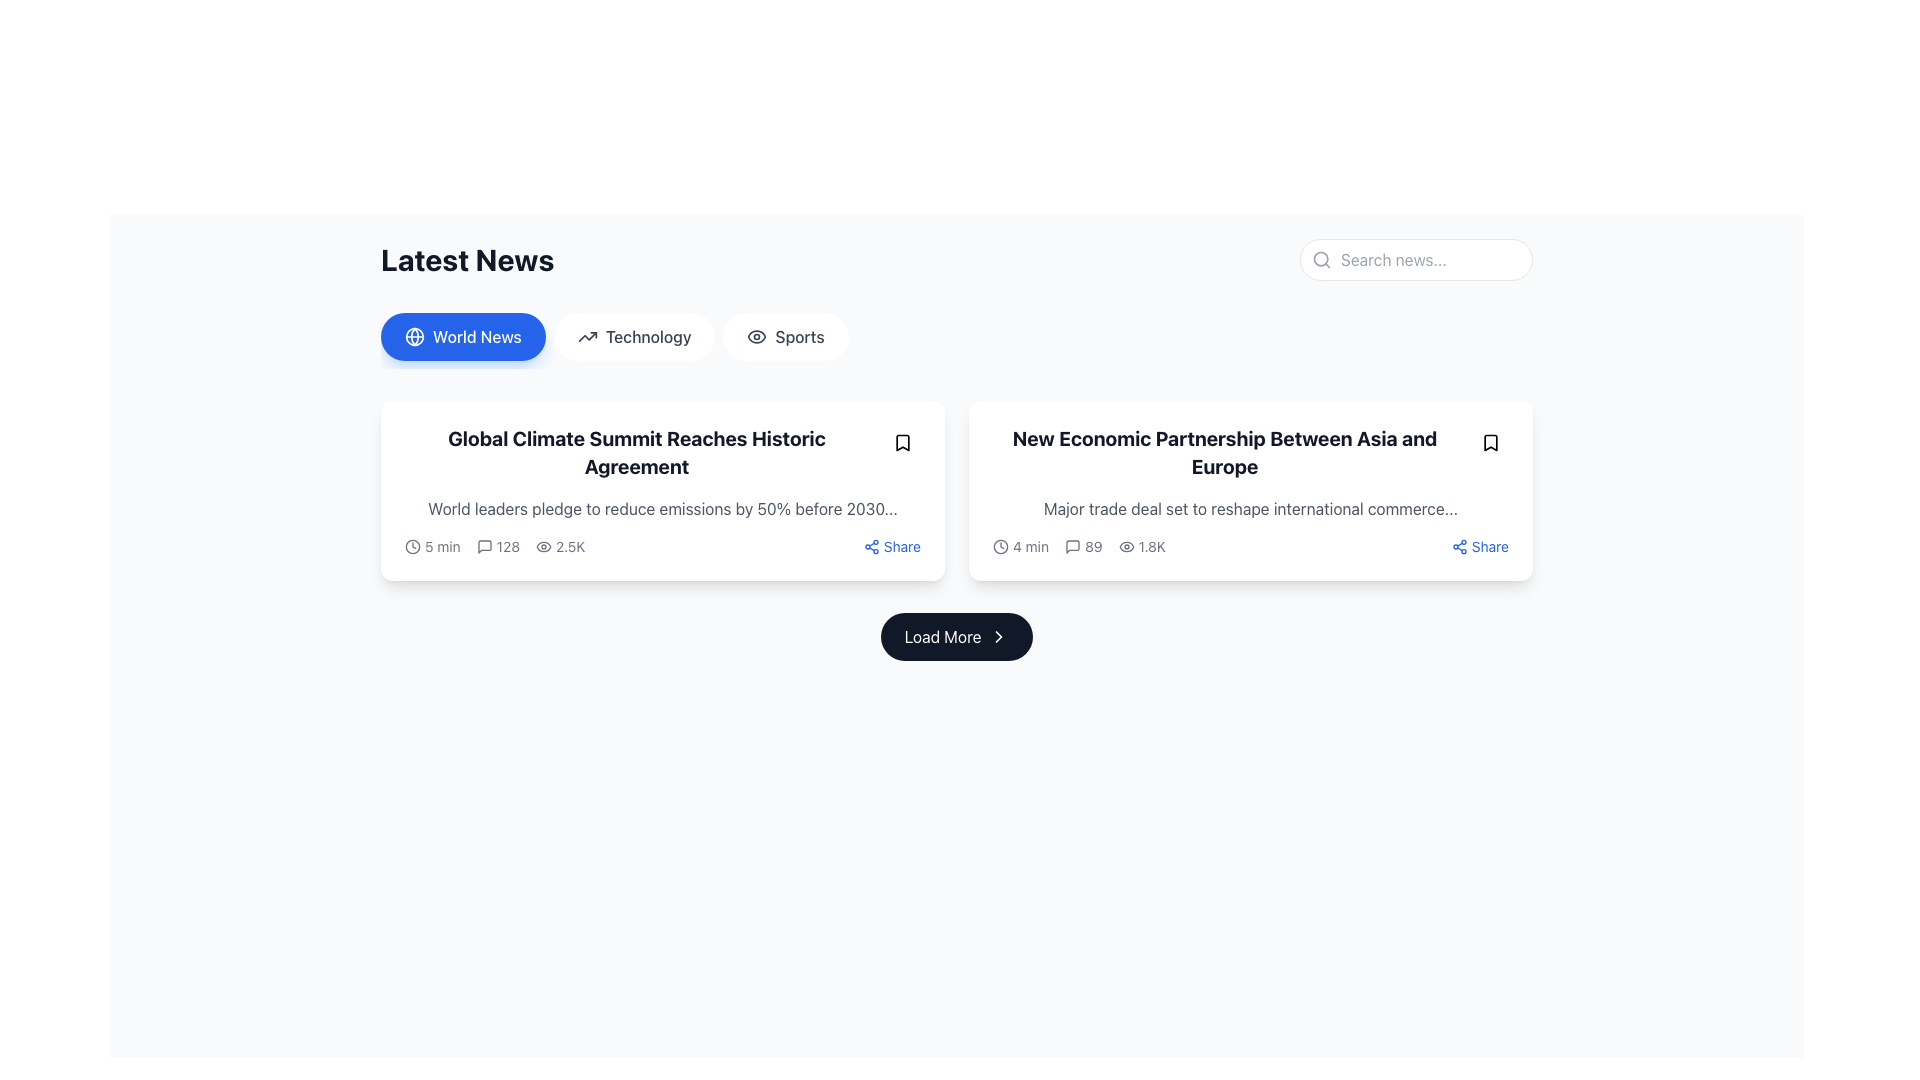  I want to click on the 'Sports' button, which has a white background, rounded corners, and an eye icon, so click(785, 335).